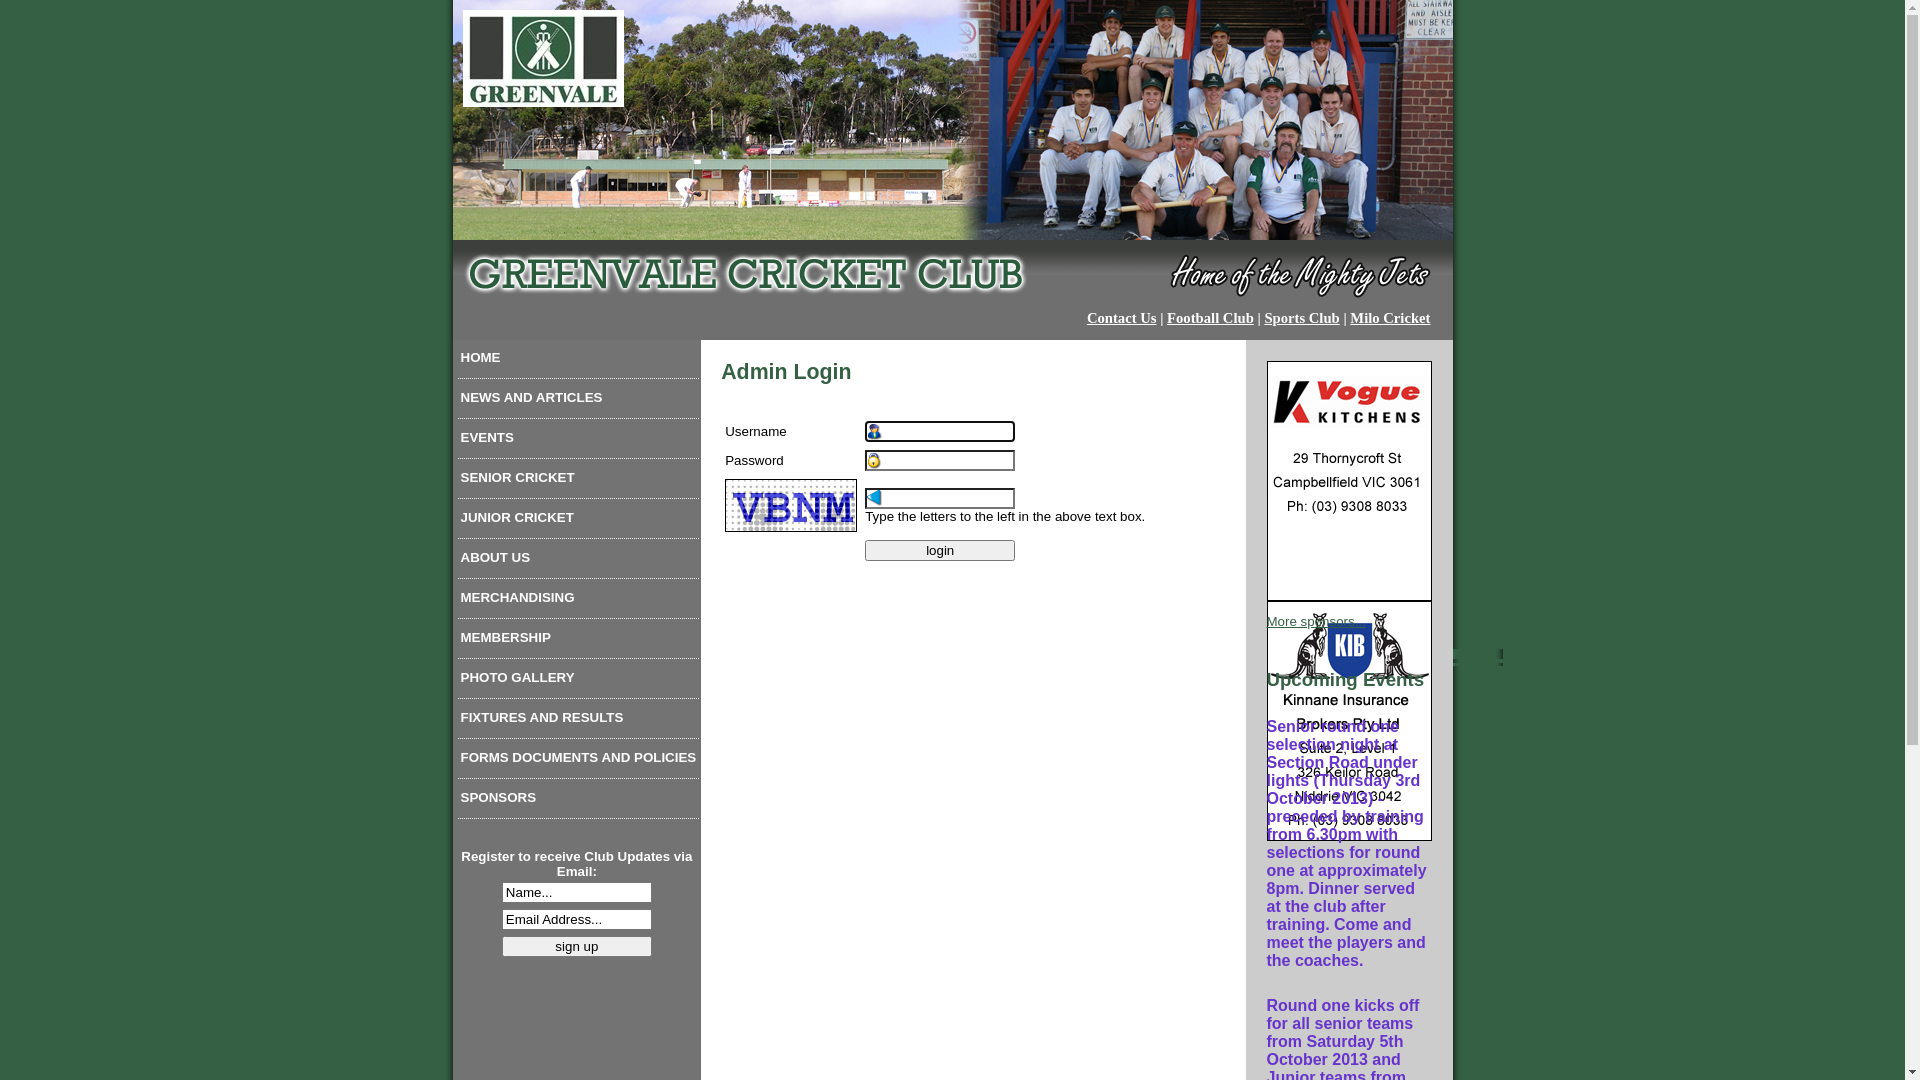 This screenshot has width=1920, height=1080. Describe the element at coordinates (578, 641) in the screenshot. I see `'MEMBERSHIP'` at that location.